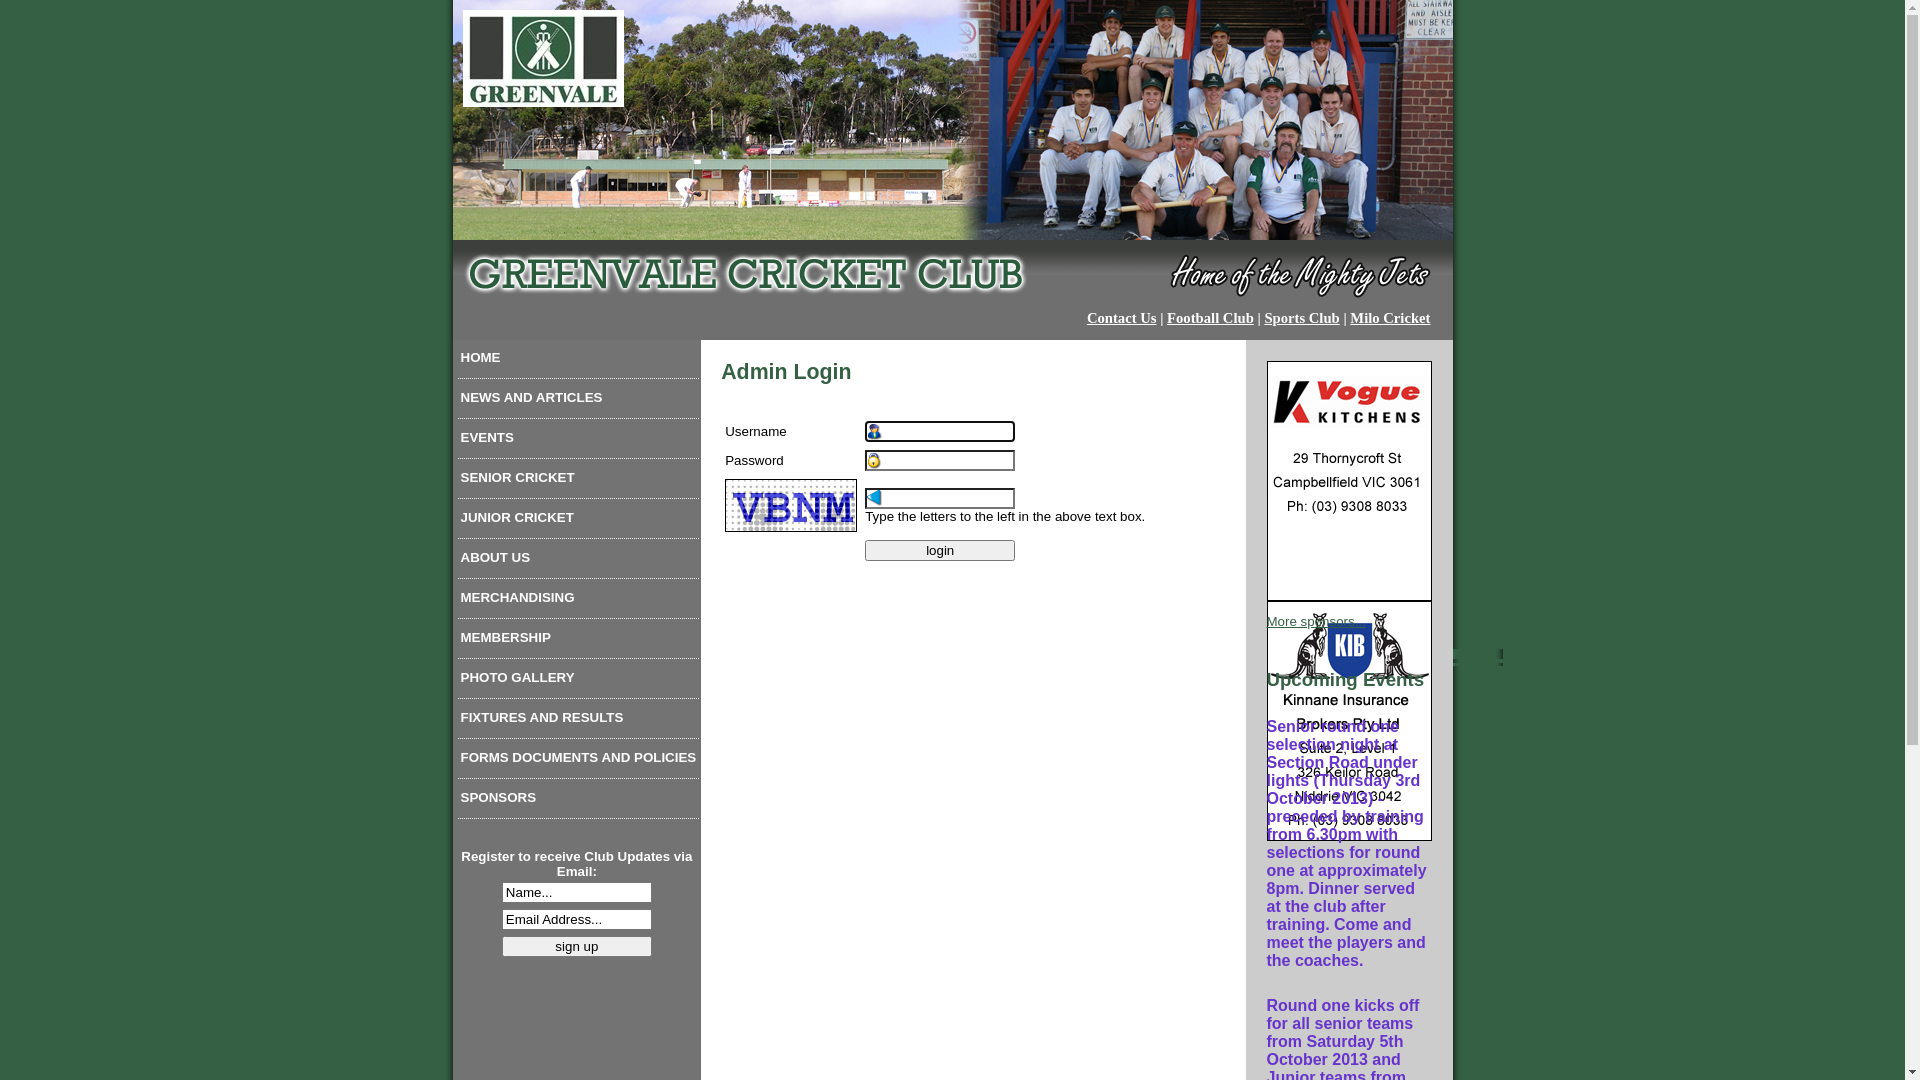 This screenshot has width=1920, height=1080. Describe the element at coordinates (578, 641) in the screenshot. I see `'MEMBERSHIP'` at that location.